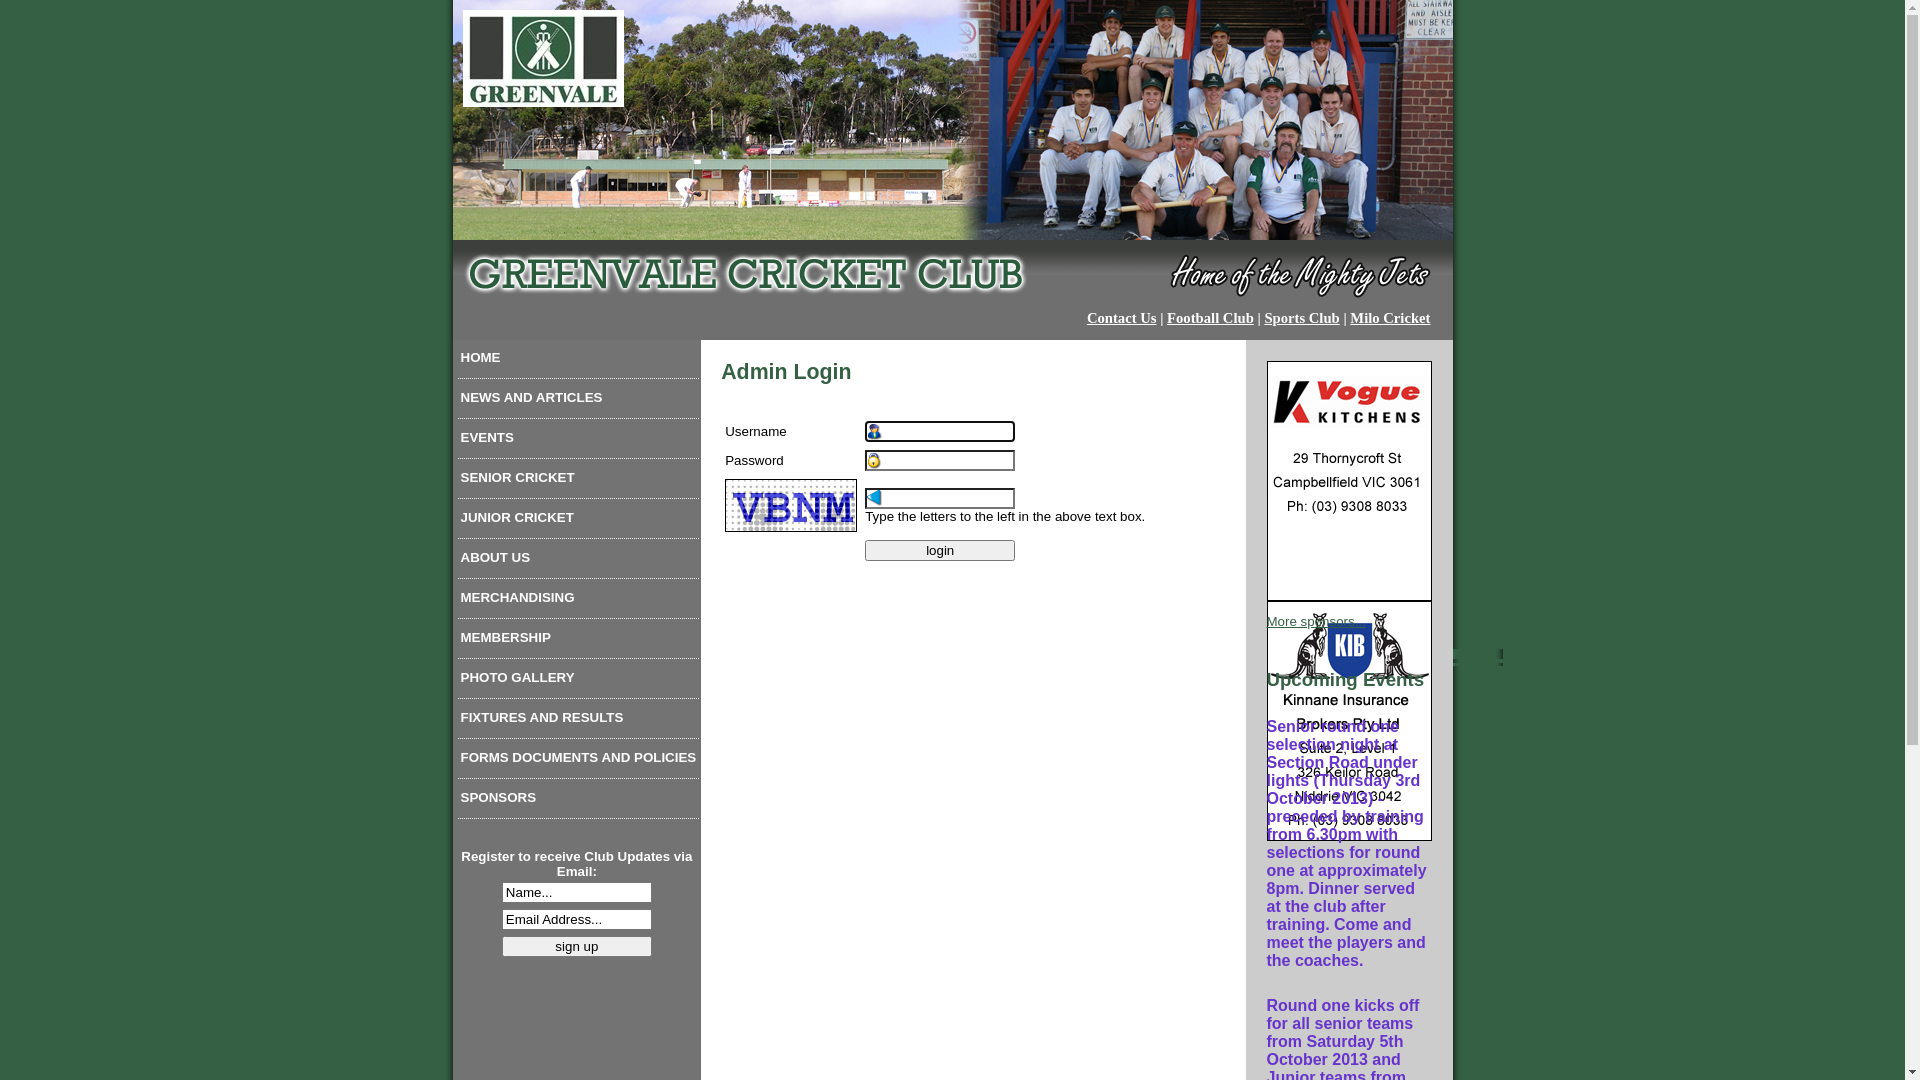 This screenshot has width=1920, height=1080. Describe the element at coordinates (578, 641) in the screenshot. I see `'MEMBERSHIP'` at that location.